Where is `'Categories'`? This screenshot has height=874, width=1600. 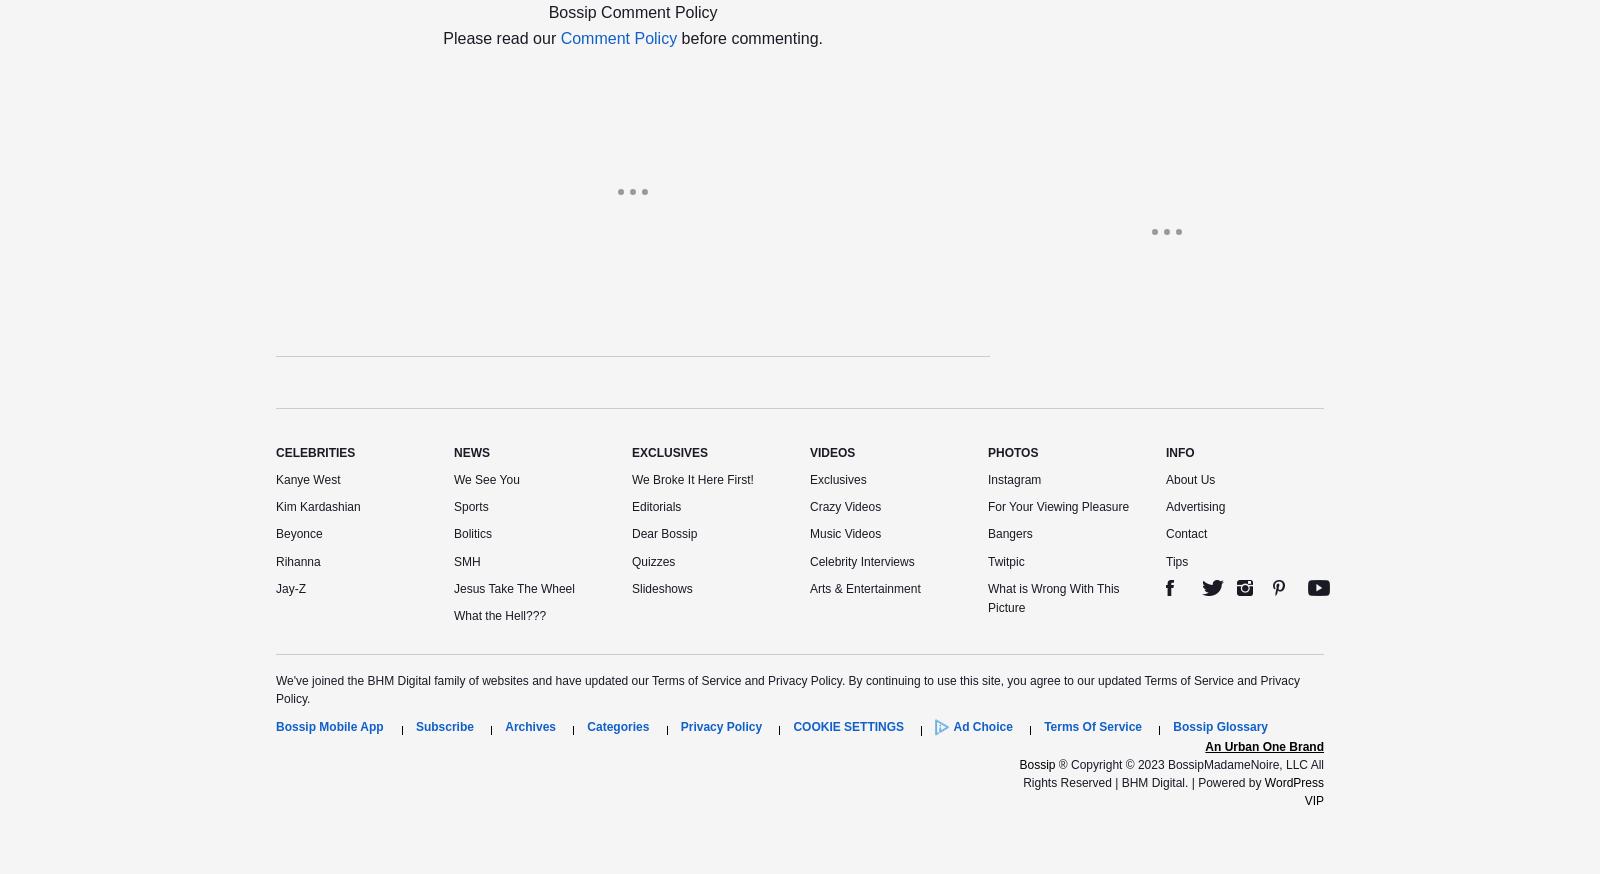
'Categories' is located at coordinates (617, 726).